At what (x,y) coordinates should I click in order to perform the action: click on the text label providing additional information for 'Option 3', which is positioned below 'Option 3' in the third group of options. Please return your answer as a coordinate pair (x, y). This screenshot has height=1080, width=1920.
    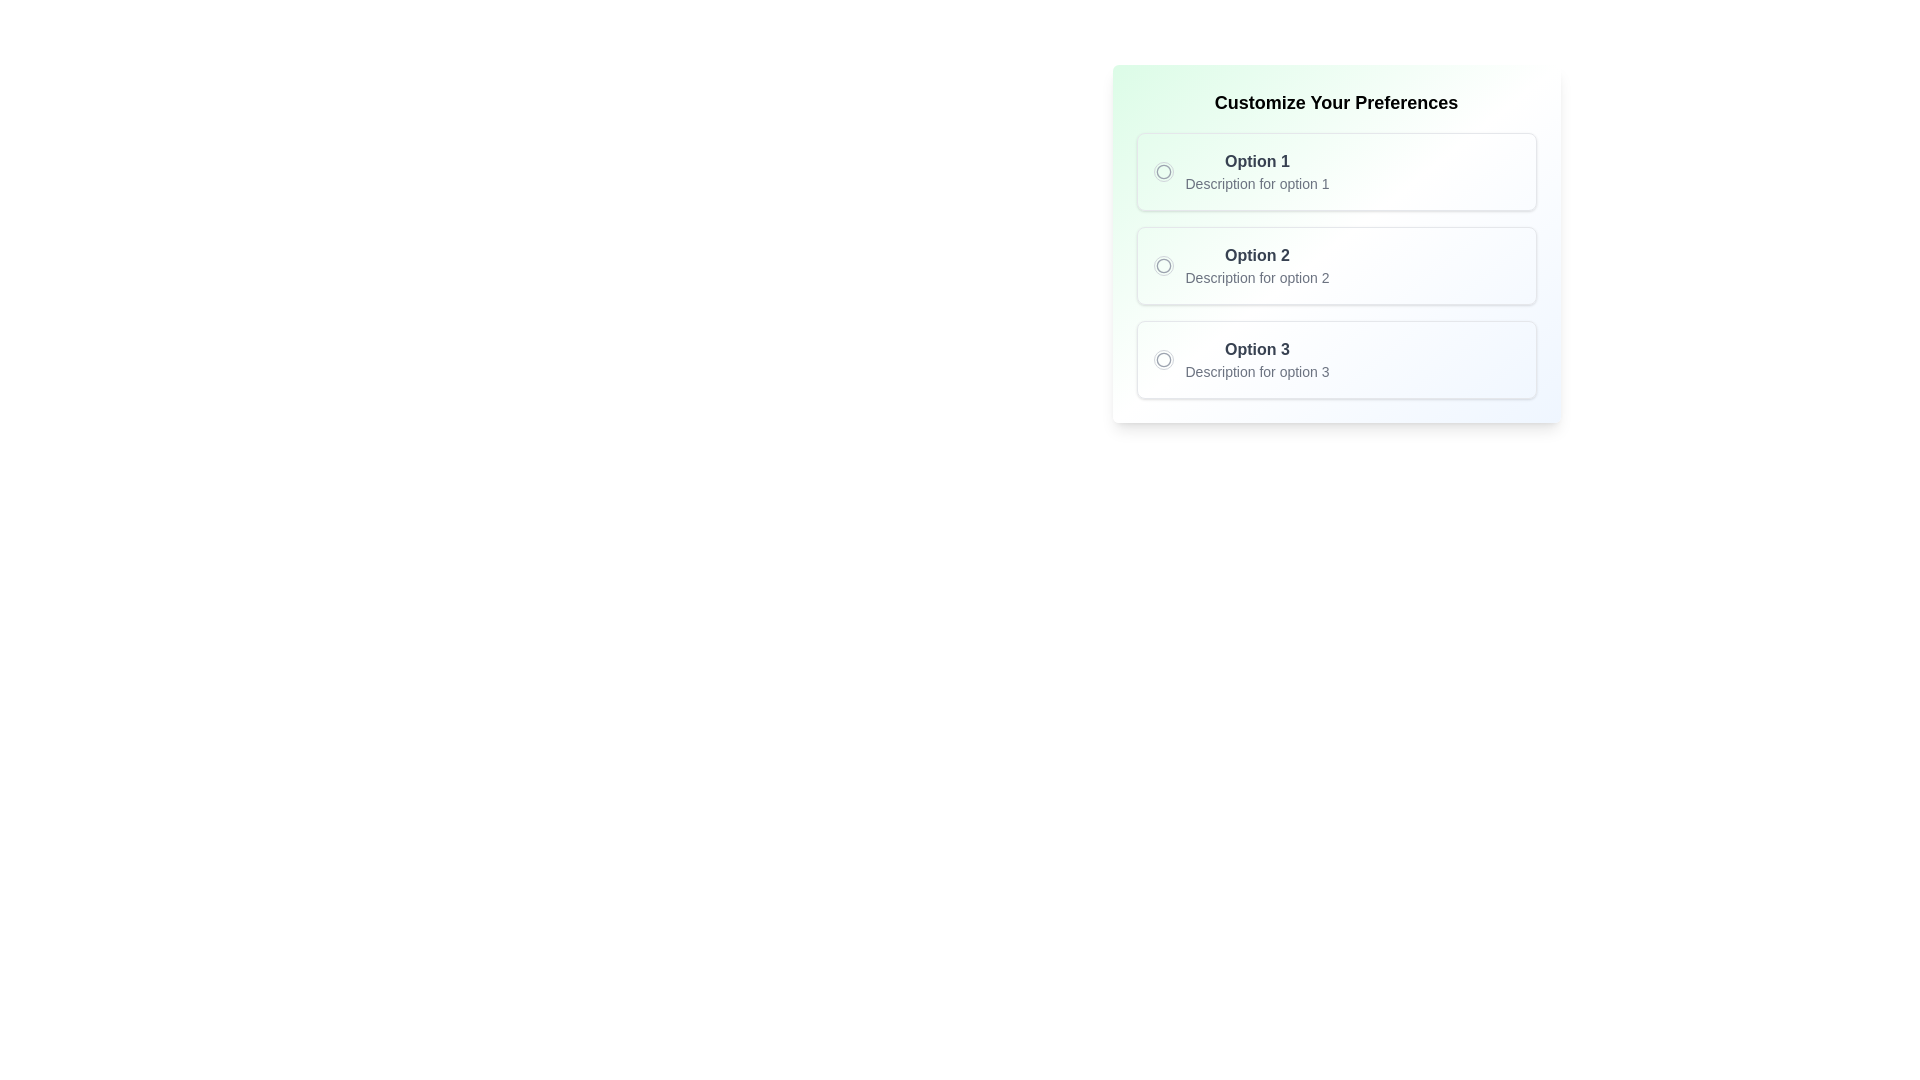
    Looking at the image, I should click on (1256, 371).